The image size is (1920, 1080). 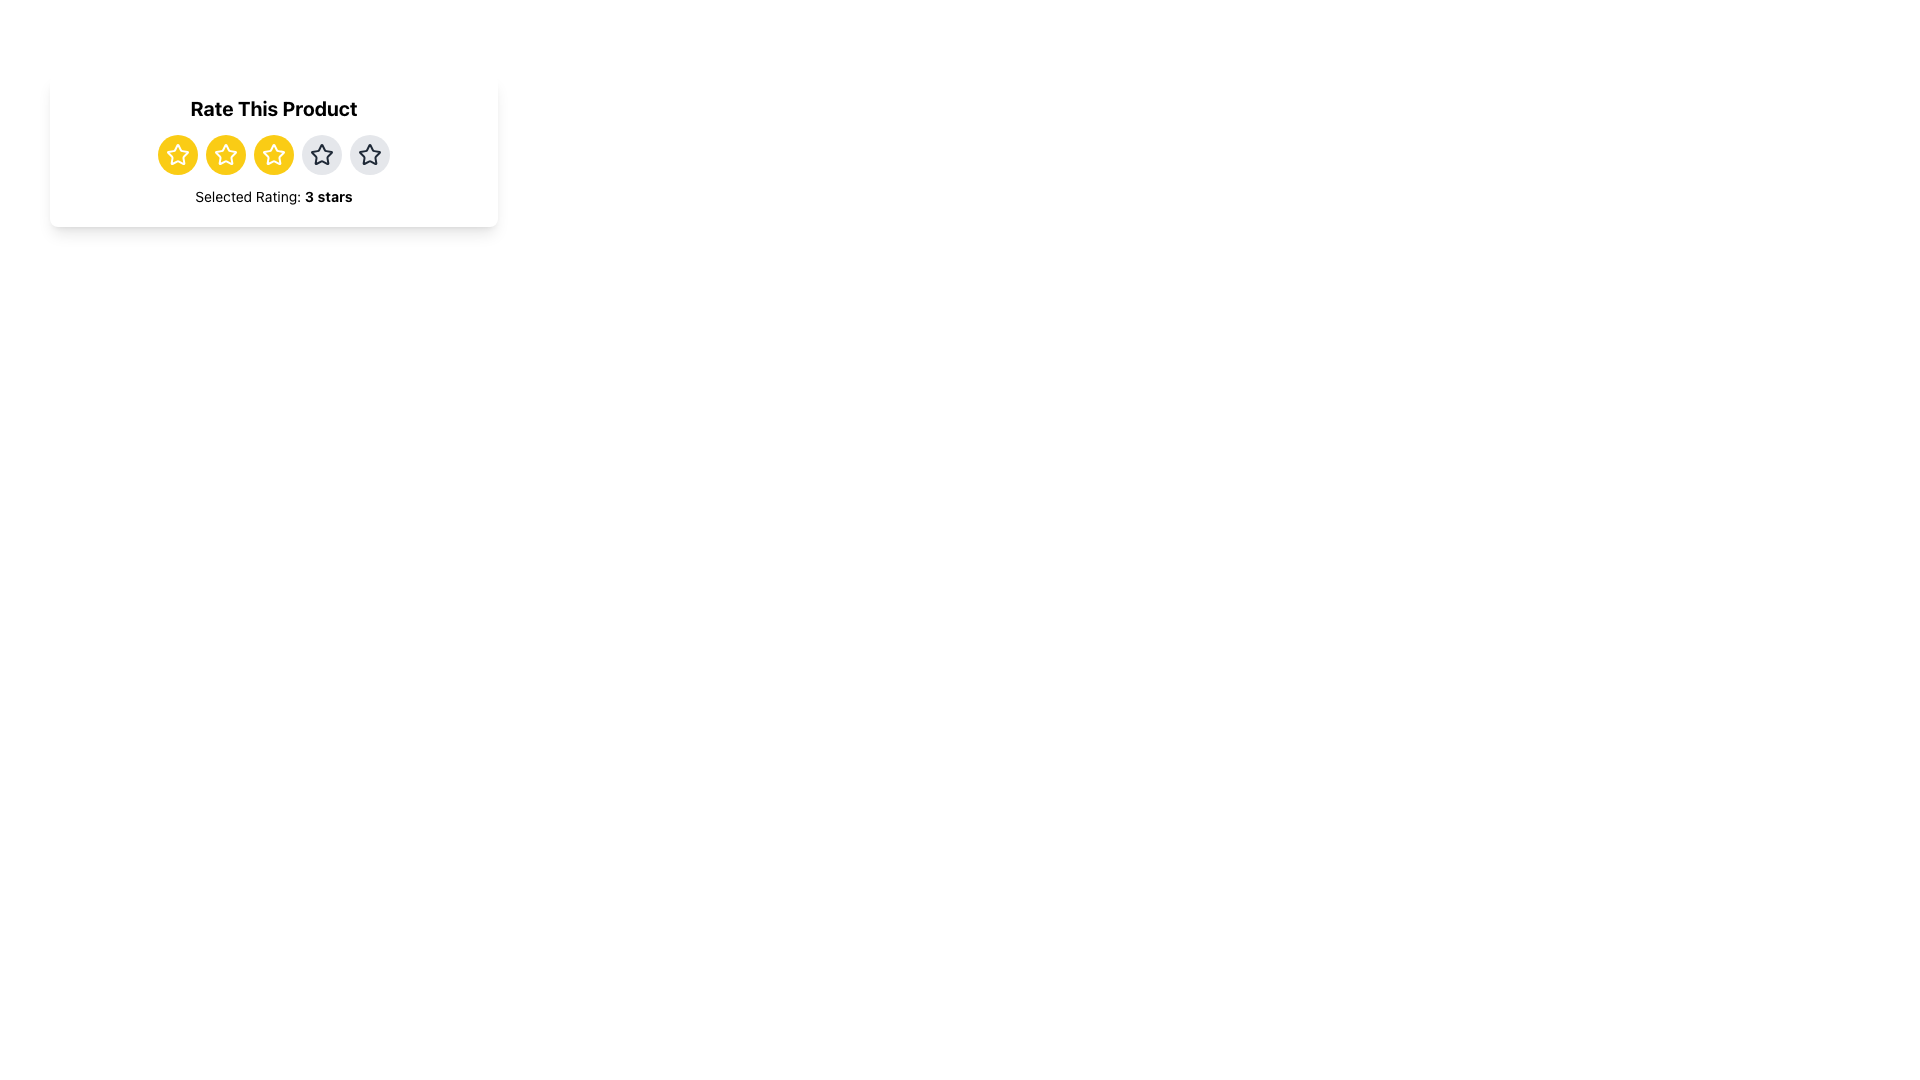 I want to click on the bold, large text label stating 'Rate This Product' at the top of the card layout, so click(x=272, y=108).